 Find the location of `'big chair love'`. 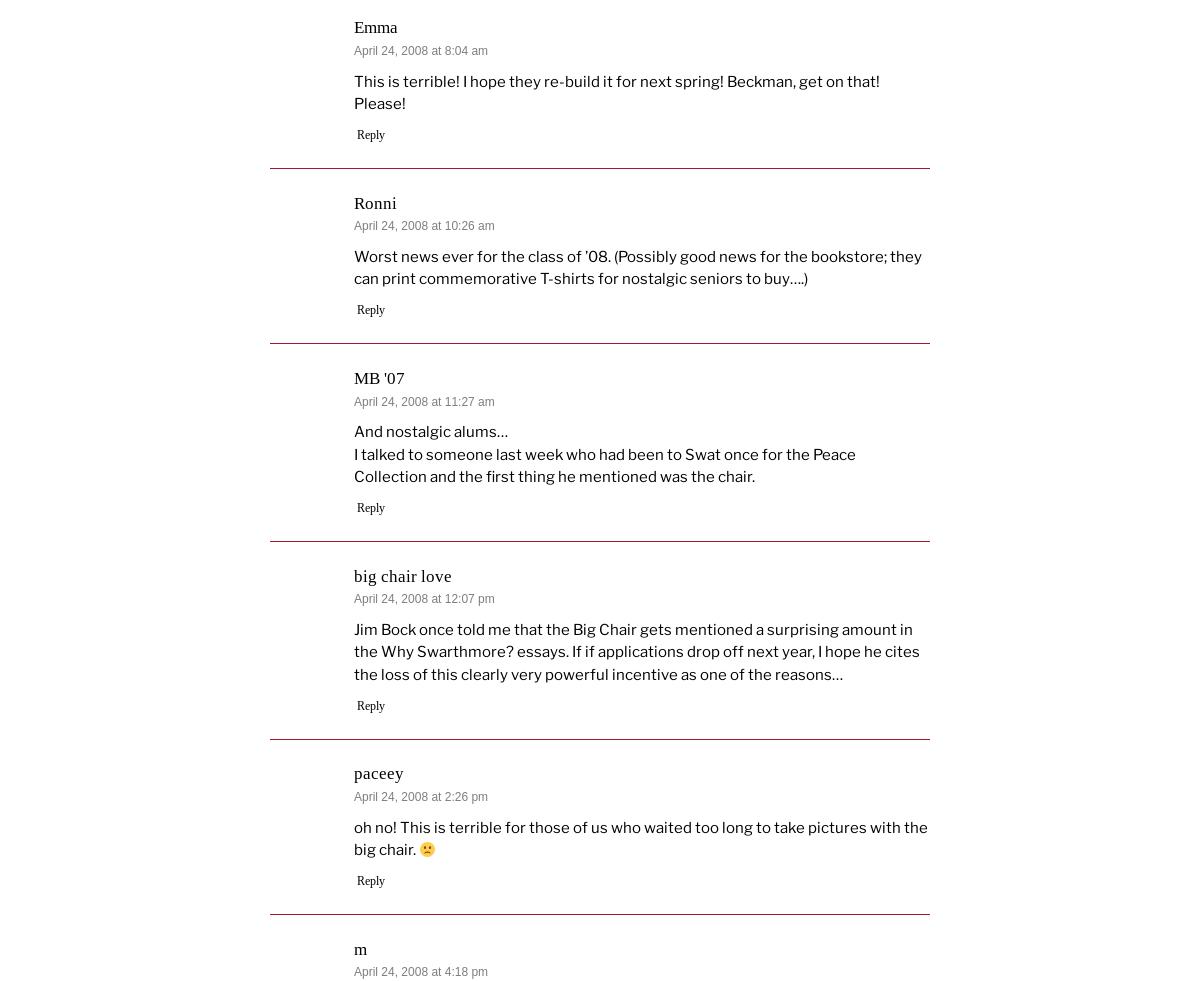

'big chair love' is located at coordinates (402, 575).